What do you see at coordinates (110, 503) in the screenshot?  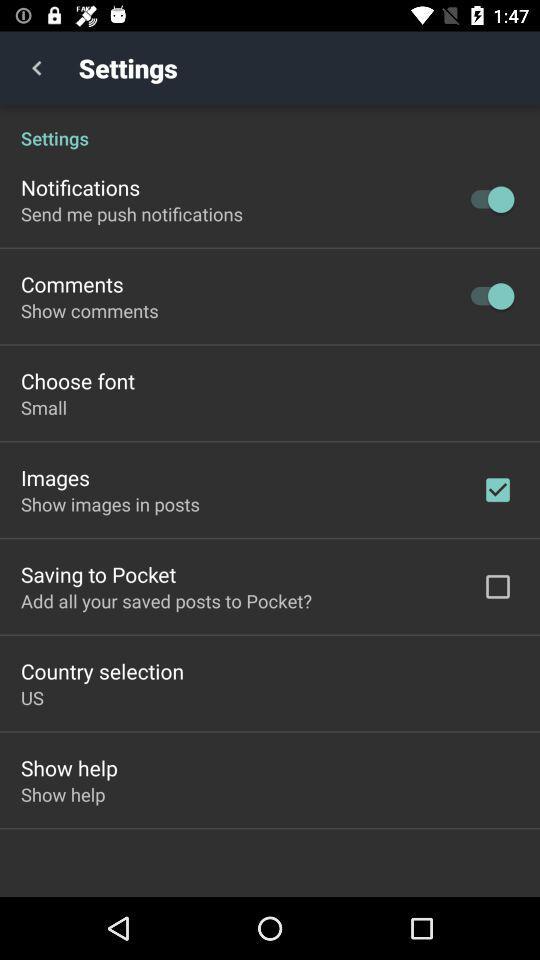 I see `the icon below the images` at bounding box center [110, 503].